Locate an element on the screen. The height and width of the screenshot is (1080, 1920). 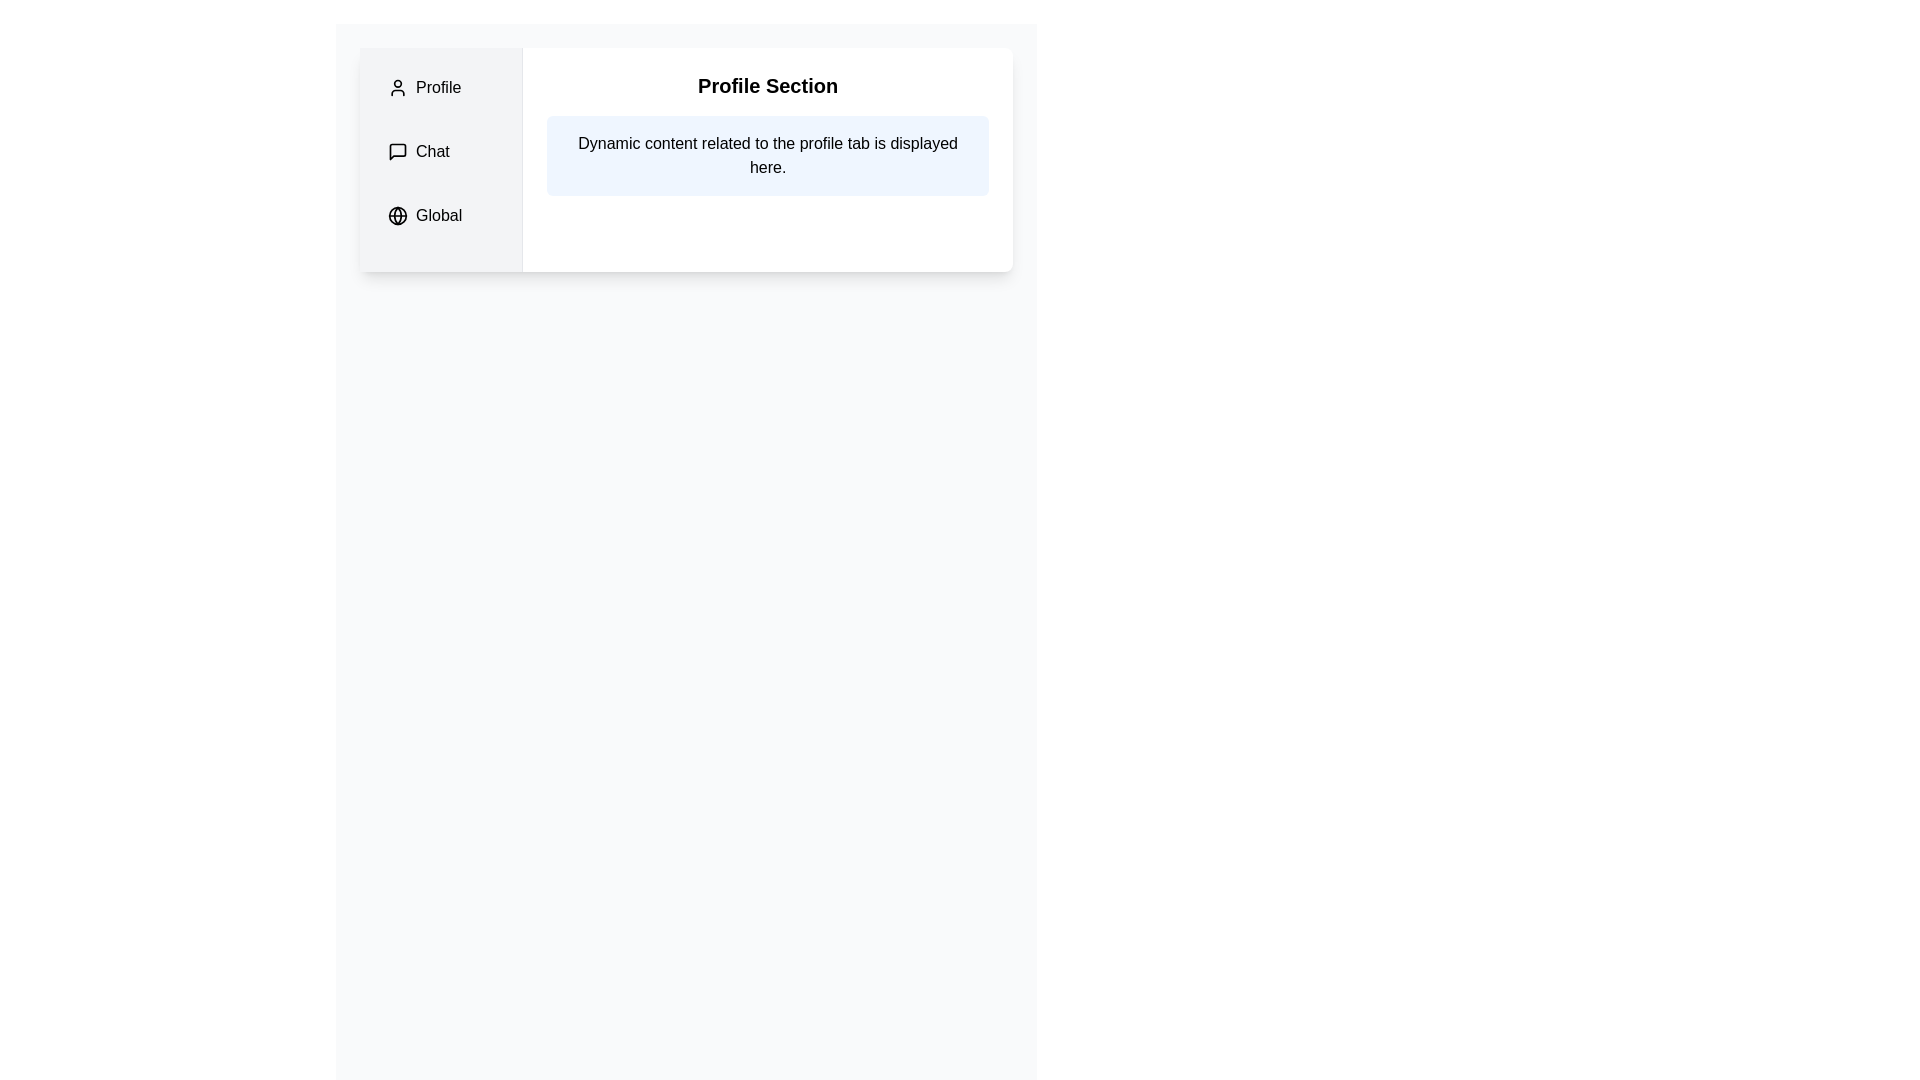
the SVG Circle that represents the 'Global' icon, located in the left sidebar between 'Chat' and 'Profile' is located at coordinates (398, 216).